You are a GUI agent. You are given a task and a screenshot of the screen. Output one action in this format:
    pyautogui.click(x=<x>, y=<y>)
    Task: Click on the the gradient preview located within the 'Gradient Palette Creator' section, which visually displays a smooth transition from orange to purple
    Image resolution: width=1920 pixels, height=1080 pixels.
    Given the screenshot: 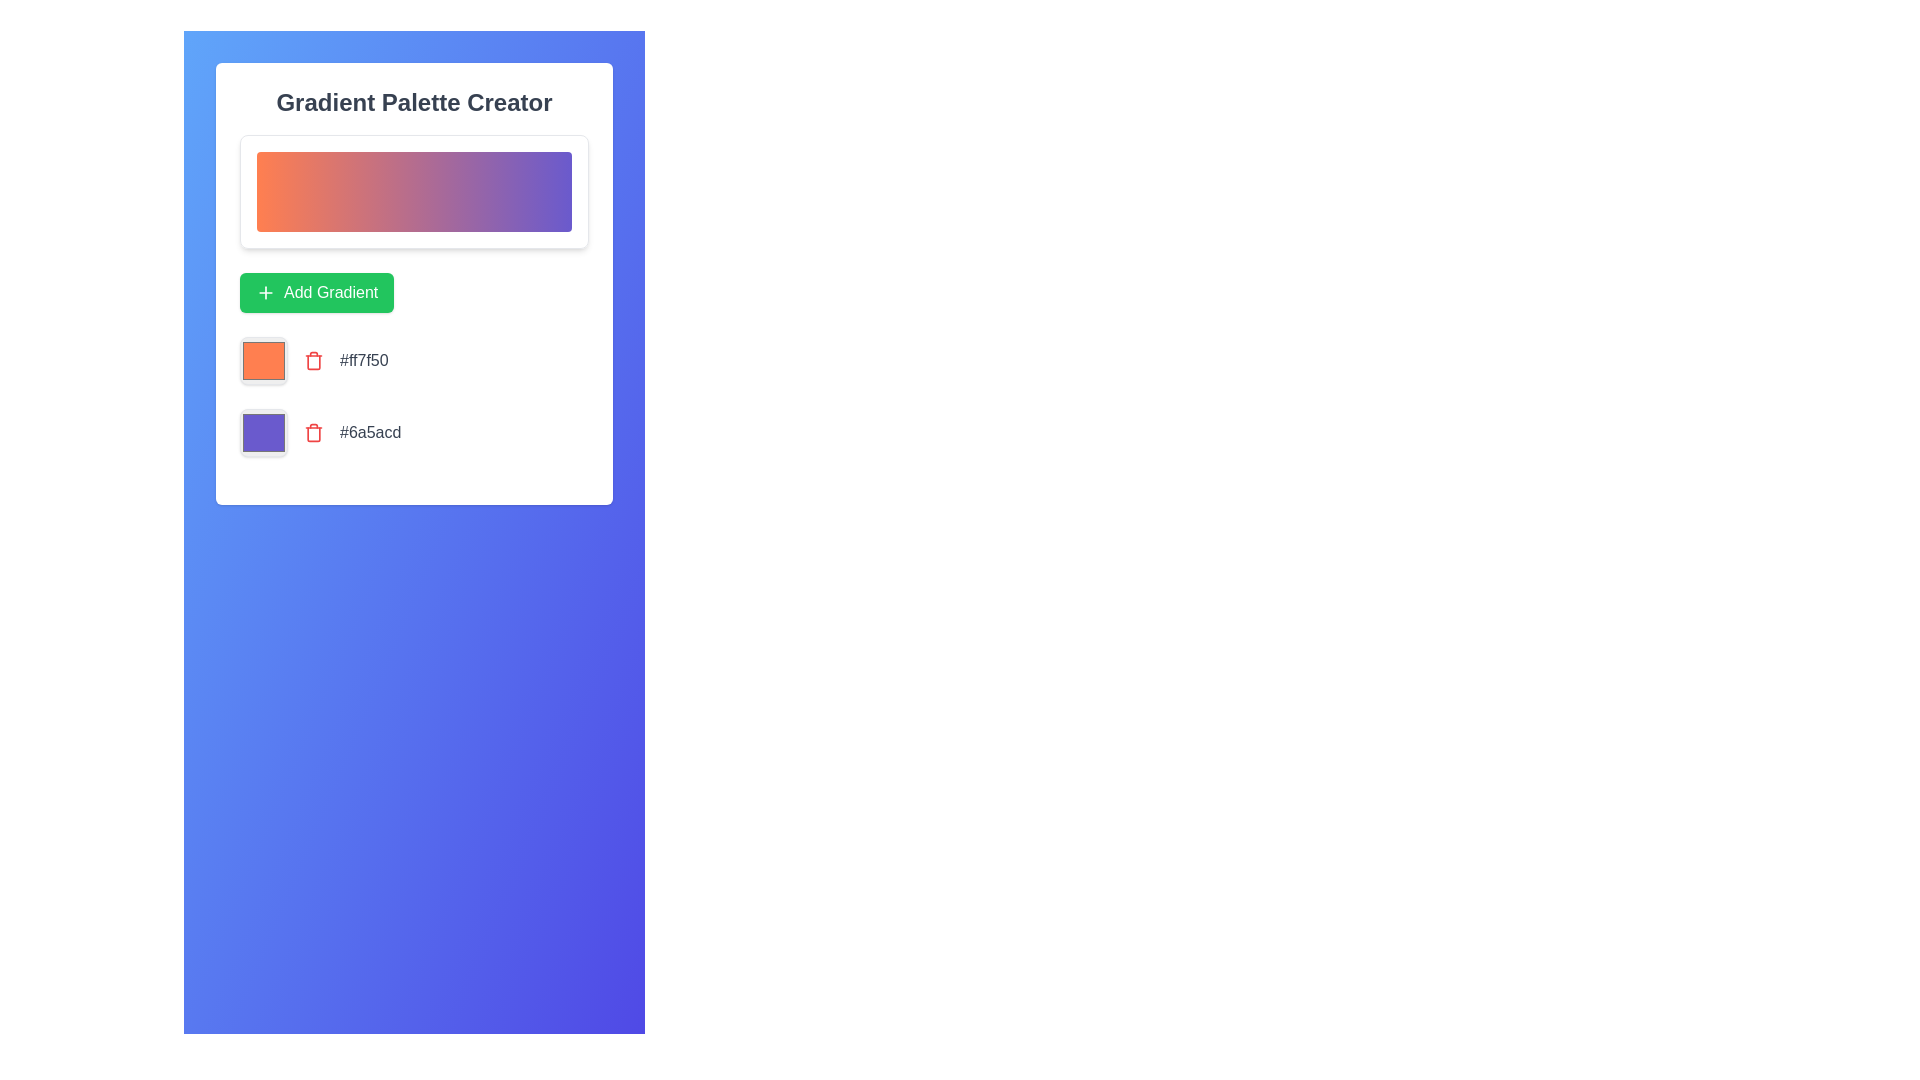 What is the action you would take?
    pyautogui.click(x=413, y=284)
    